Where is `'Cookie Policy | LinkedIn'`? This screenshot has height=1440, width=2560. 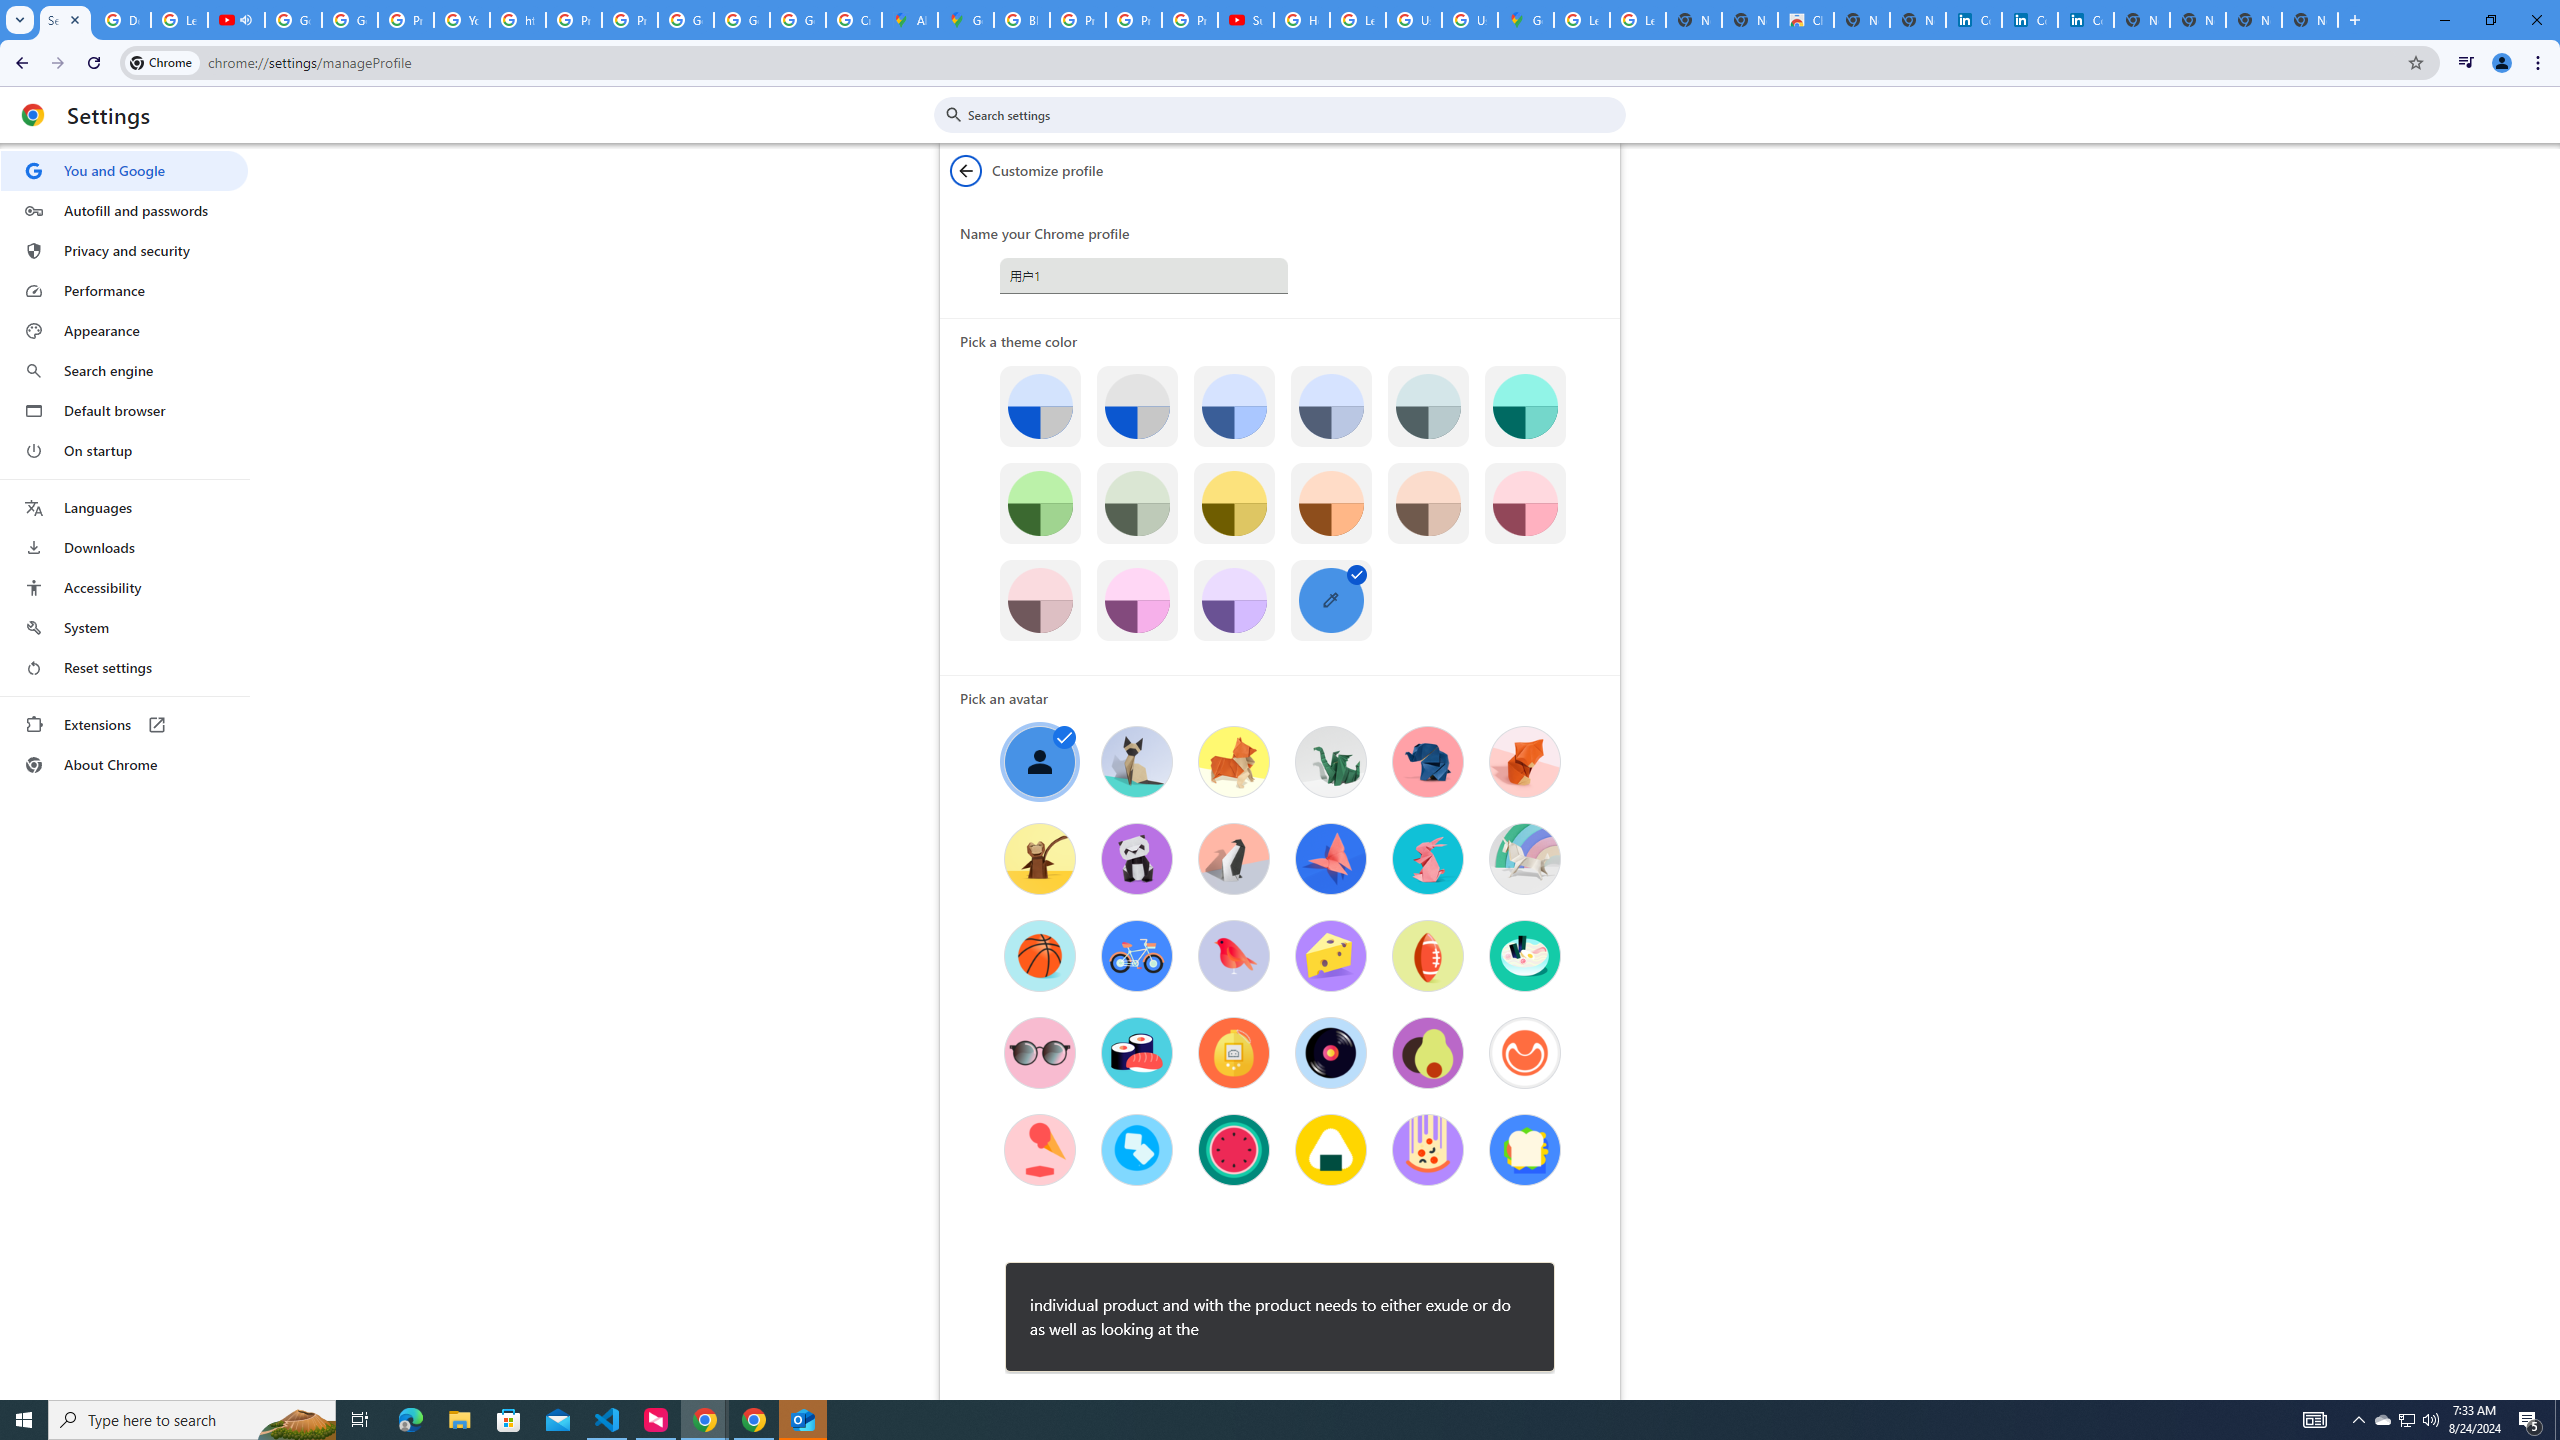
'Cookie Policy | LinkedIn' is located at coordinates (2030, 19).